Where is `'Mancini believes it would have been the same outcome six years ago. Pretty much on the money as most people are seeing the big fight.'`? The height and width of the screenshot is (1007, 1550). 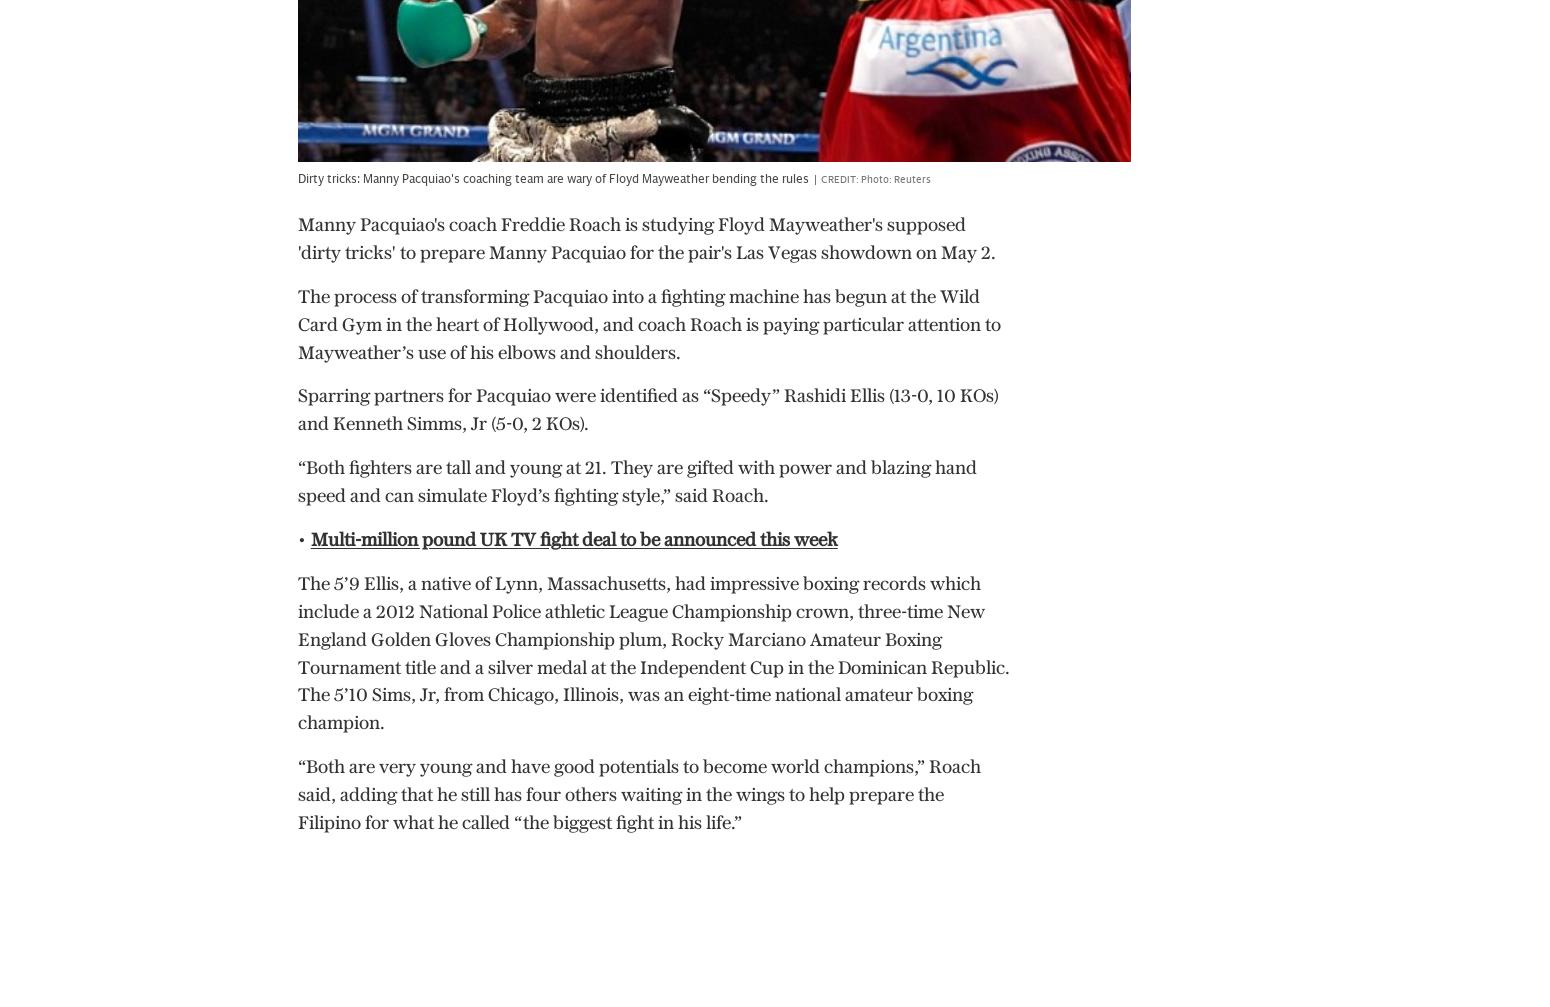
'Mancini believes it would have been the same outcome six years ago. Pretty much on the money as most people are seeing the big fight.' is located at coordinates (639, 120).